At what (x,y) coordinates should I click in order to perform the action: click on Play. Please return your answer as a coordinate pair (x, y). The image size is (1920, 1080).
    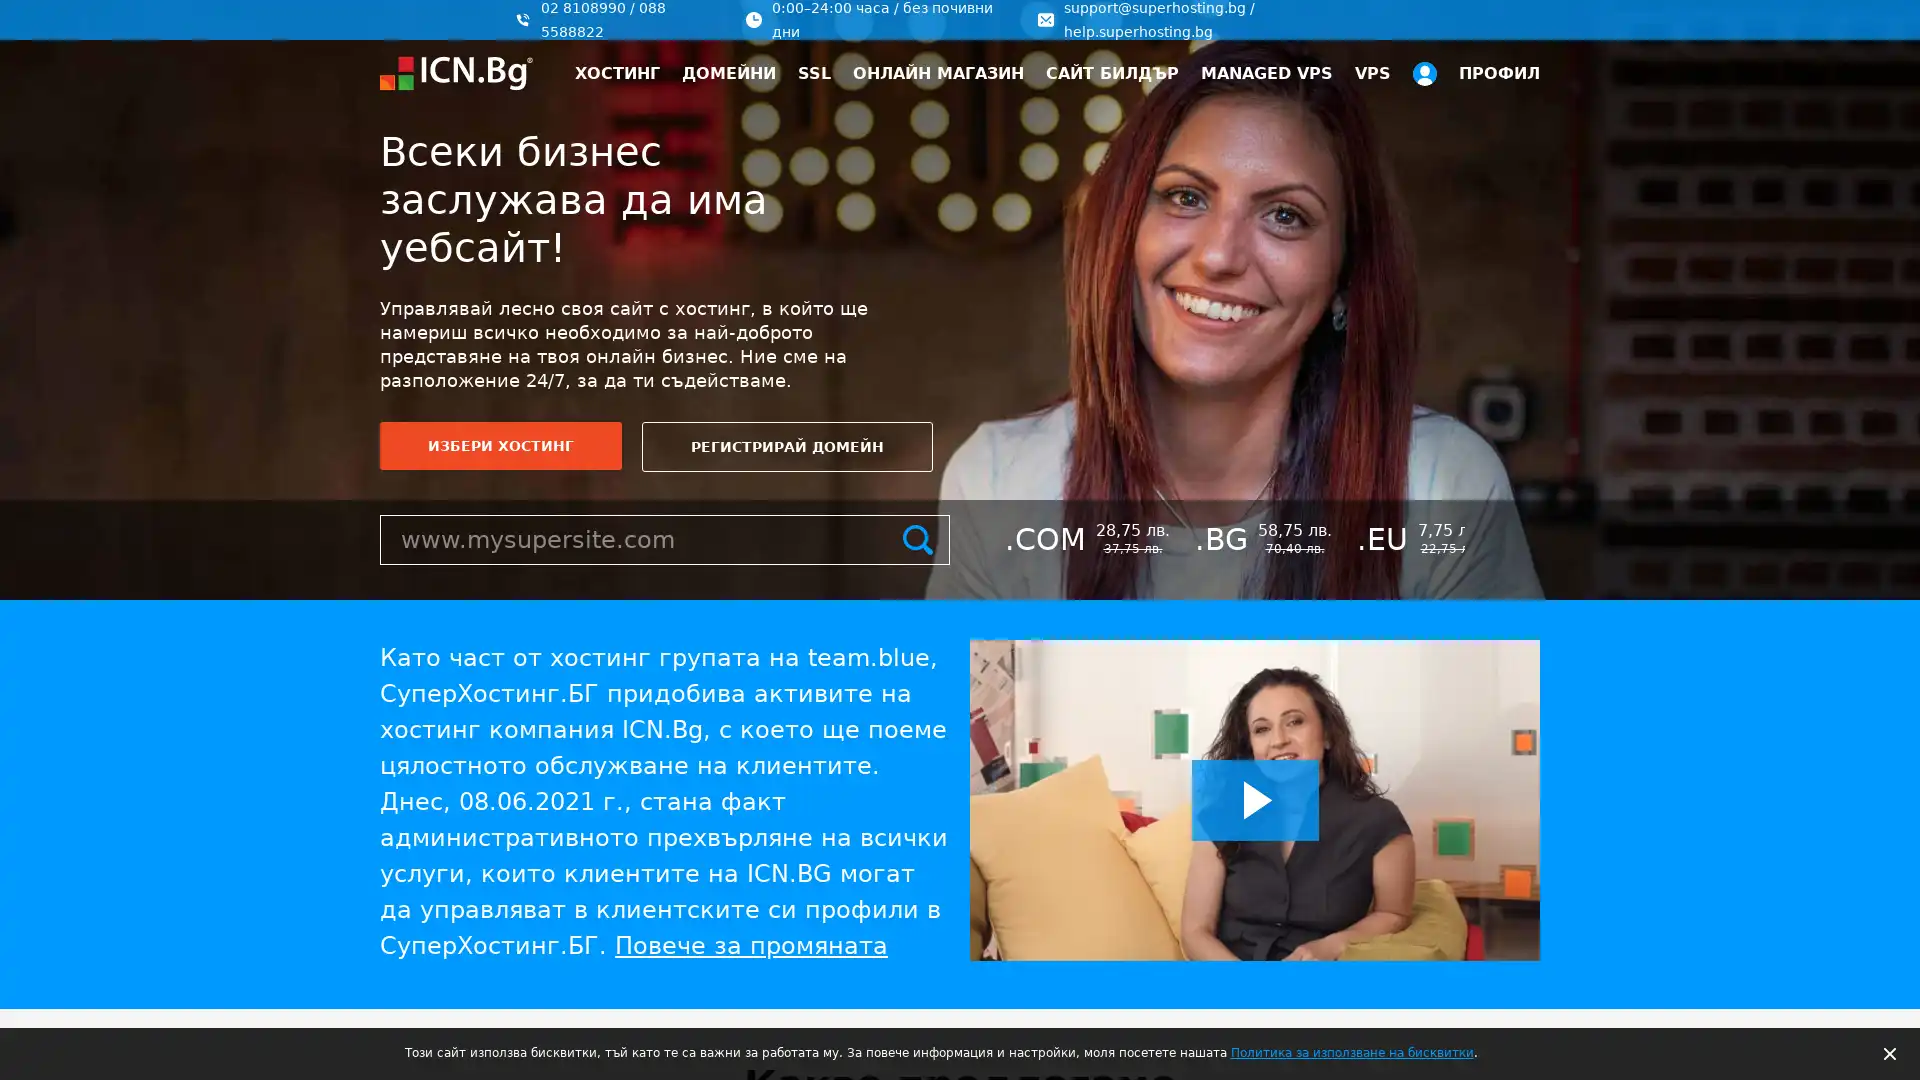
    Looking at the image, I should click on (1254, 799).